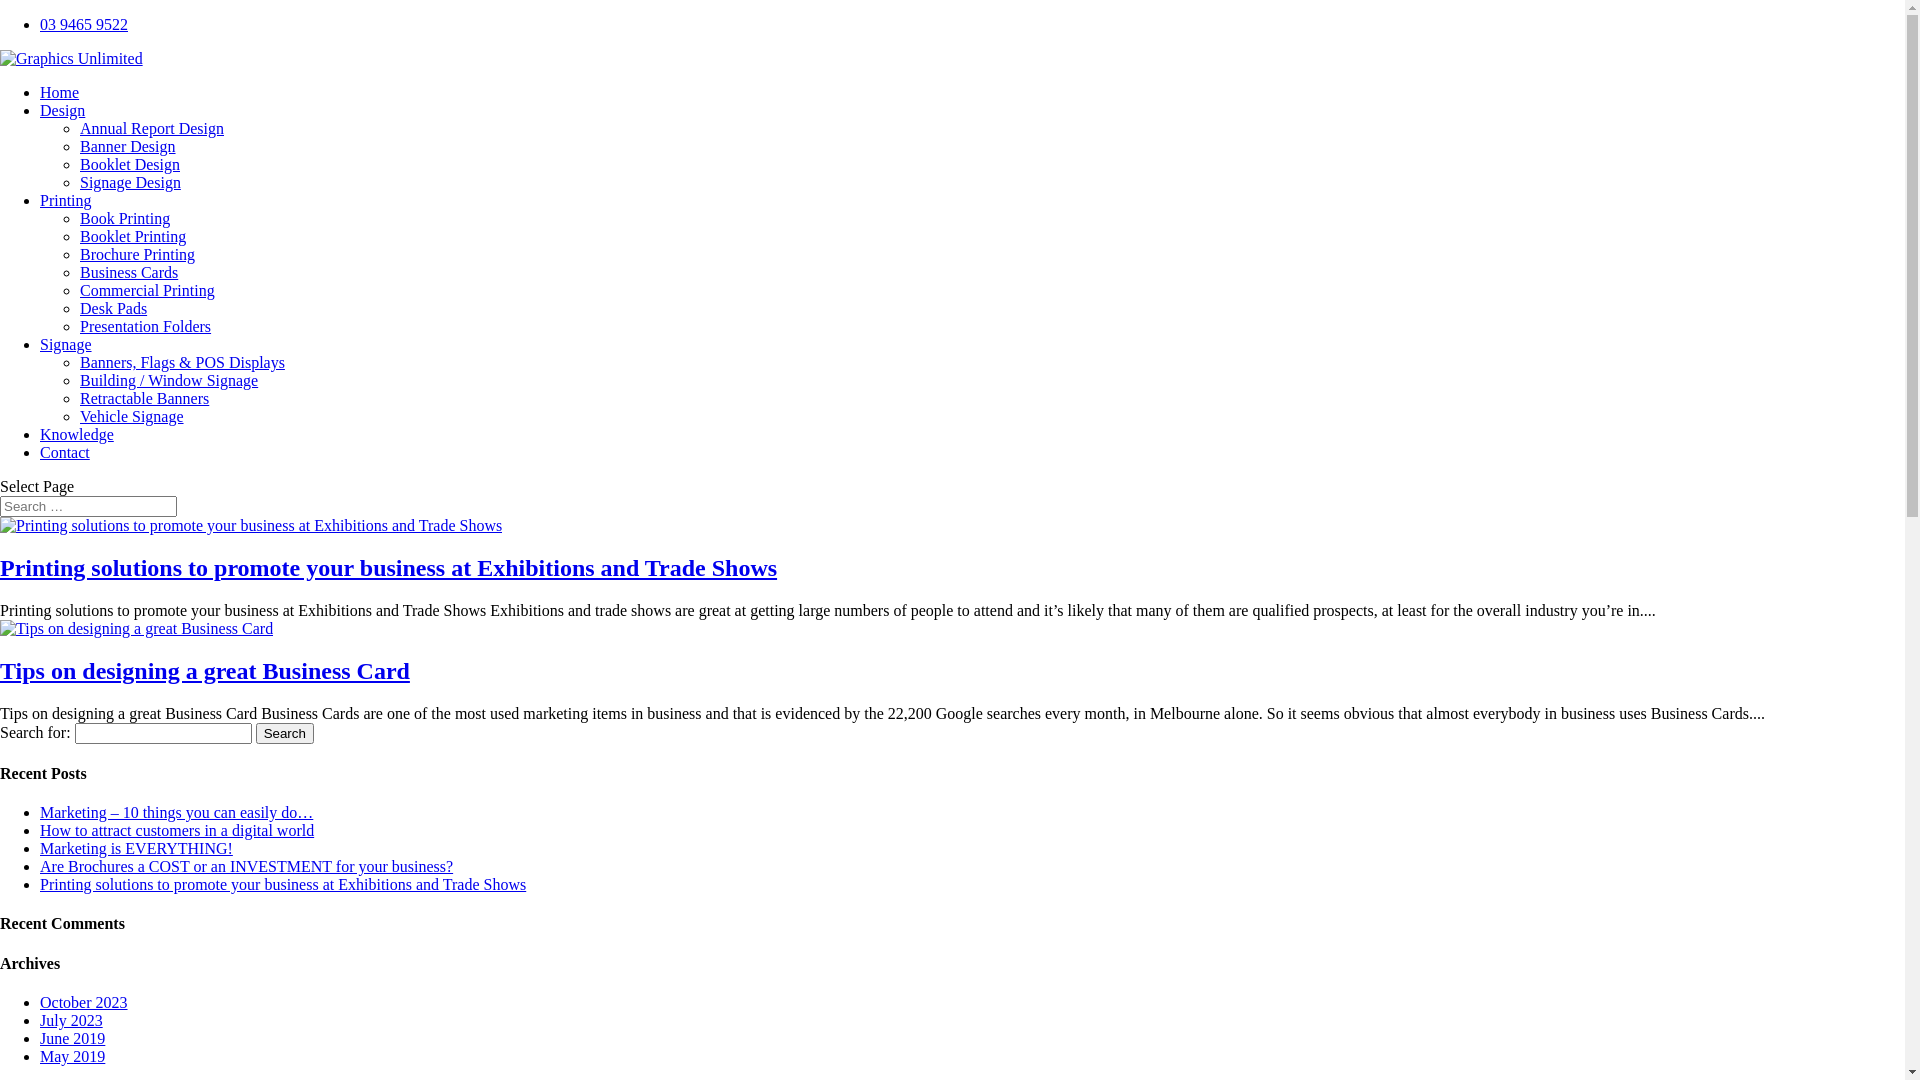  Describe the element at coordinates (82, 1002) in the screenshot. I see `'October 2023'` at that location.